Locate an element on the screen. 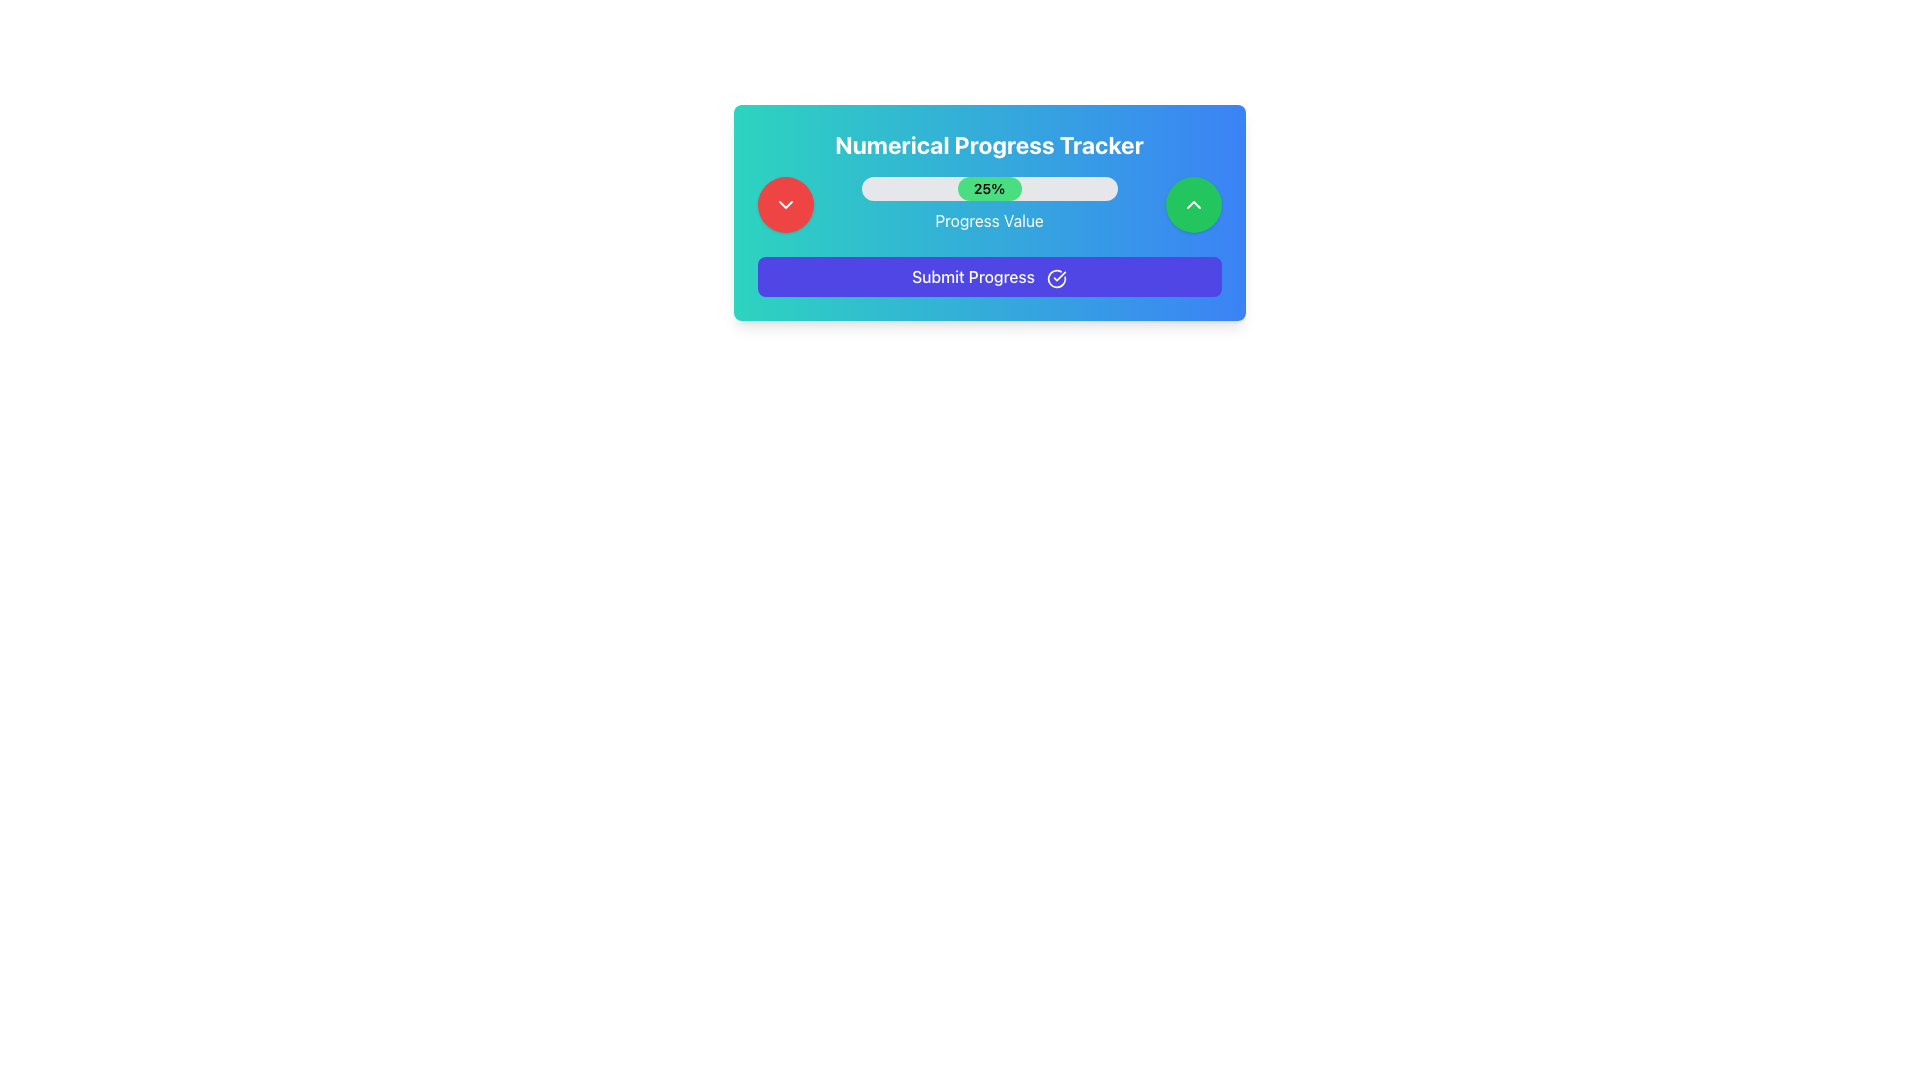  the Chevron-Up icon within the round green button located on the right side of the 'Numerical Progress Tracker' section is located at coordinates (1193, 204).